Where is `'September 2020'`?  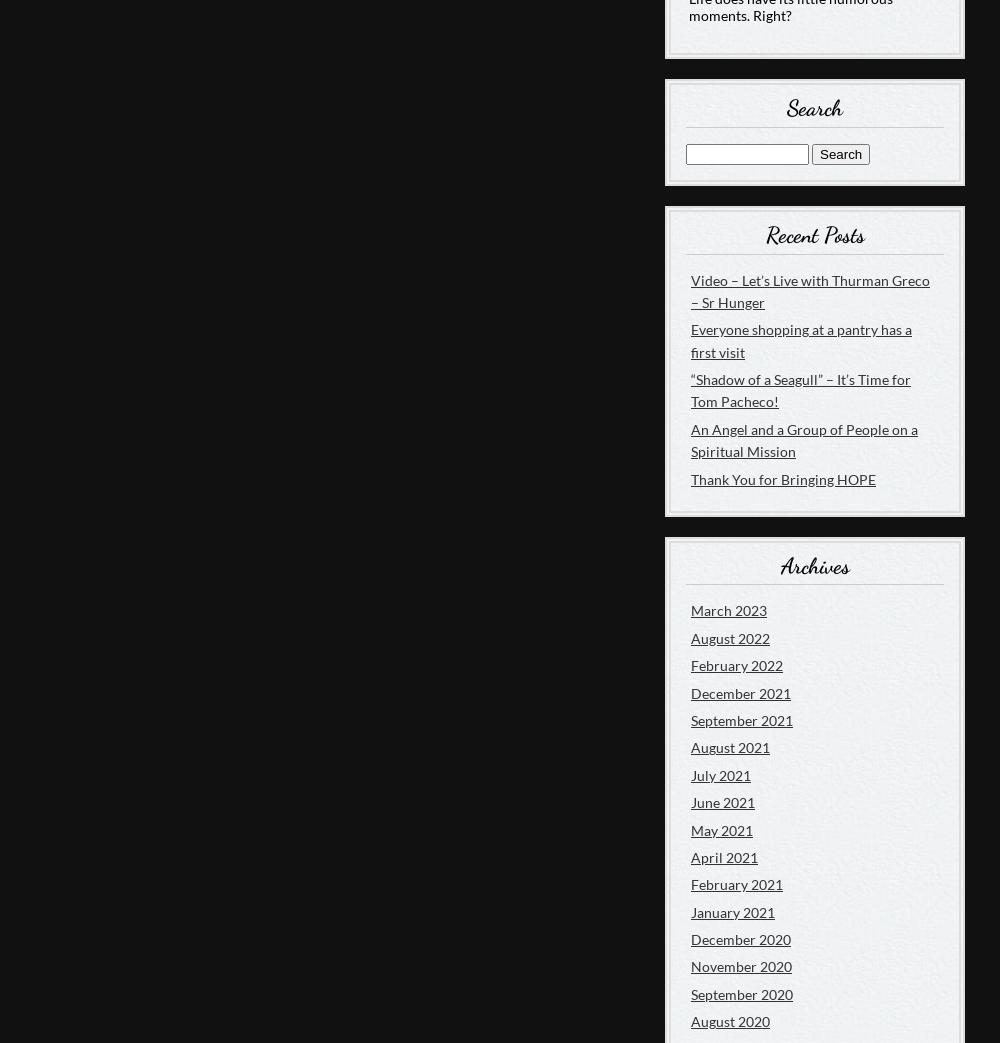 'September 2020' is located at coordinates (741, 993).